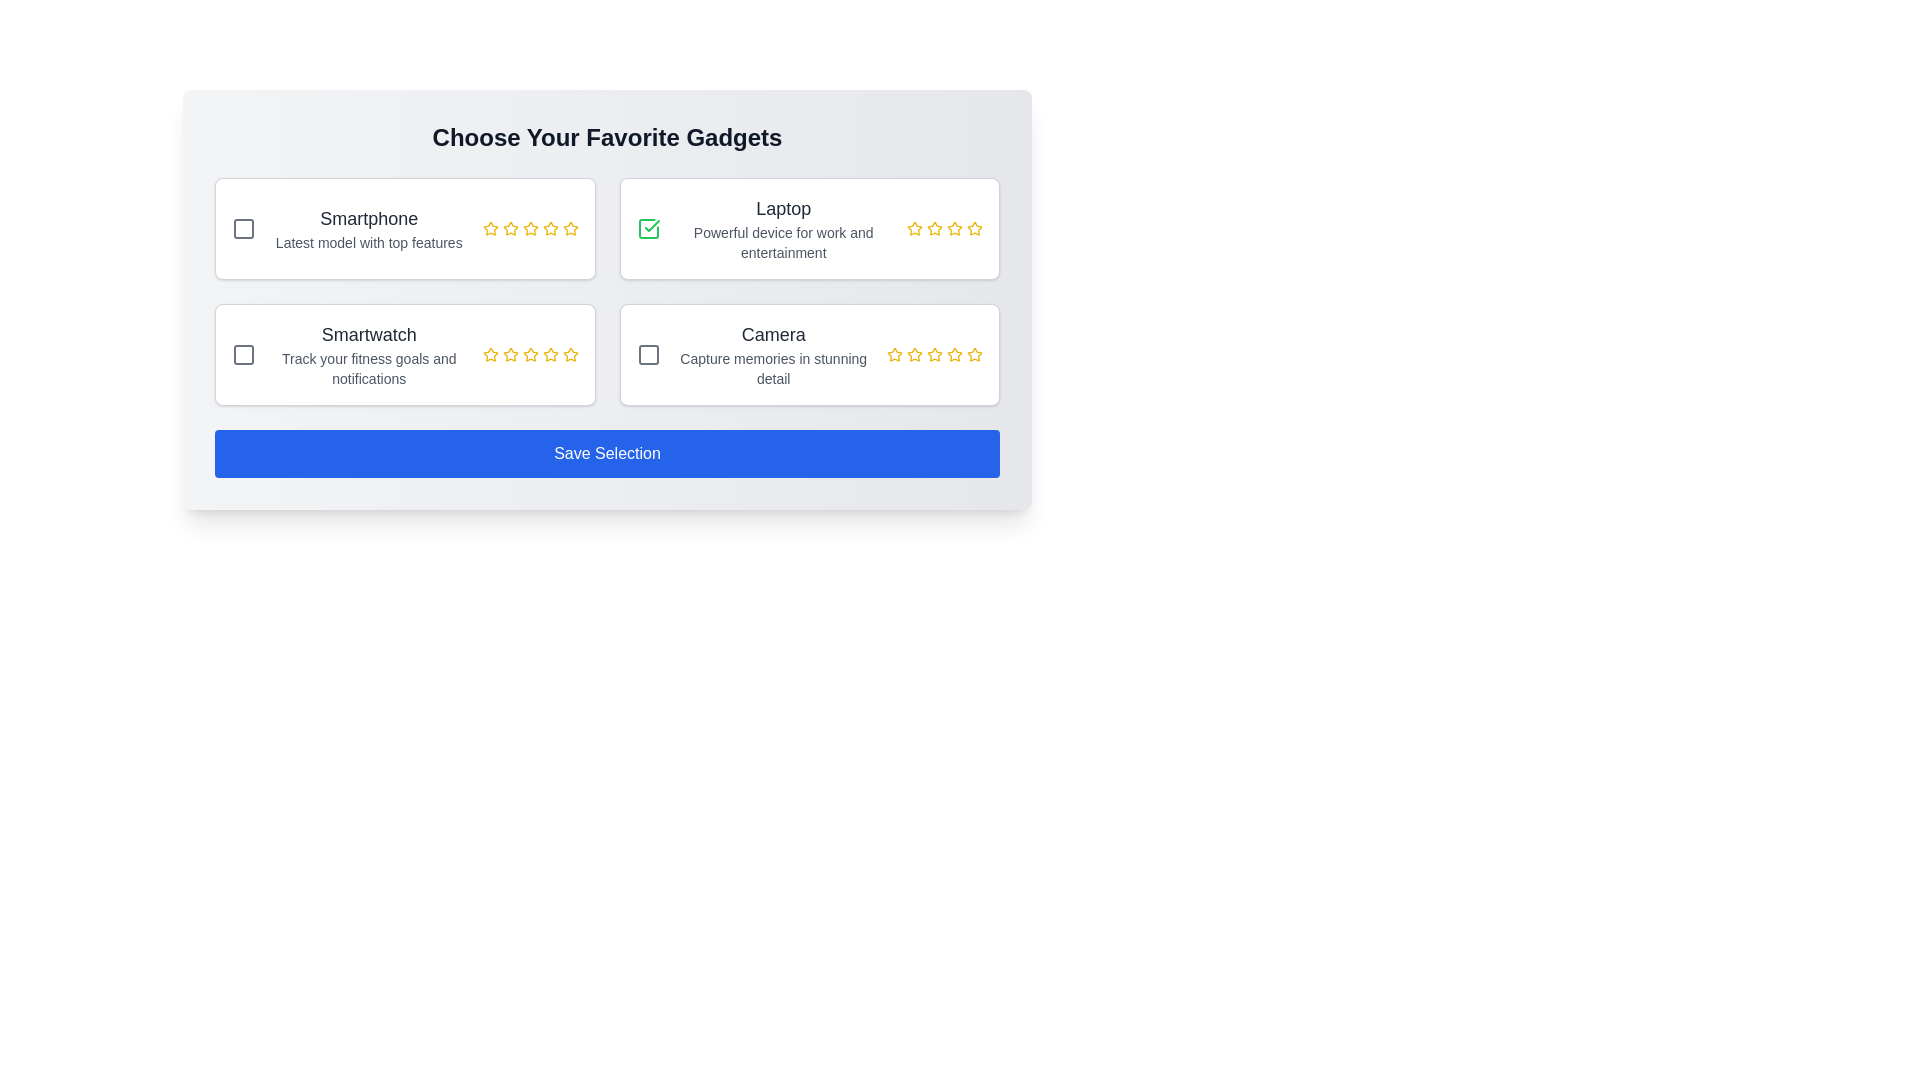 This screenshot has height=1080, width=1920. Describe the element at coordinates (569, 227) in the screenshot. I see `the fifth star icon in the star rating system` at that location.